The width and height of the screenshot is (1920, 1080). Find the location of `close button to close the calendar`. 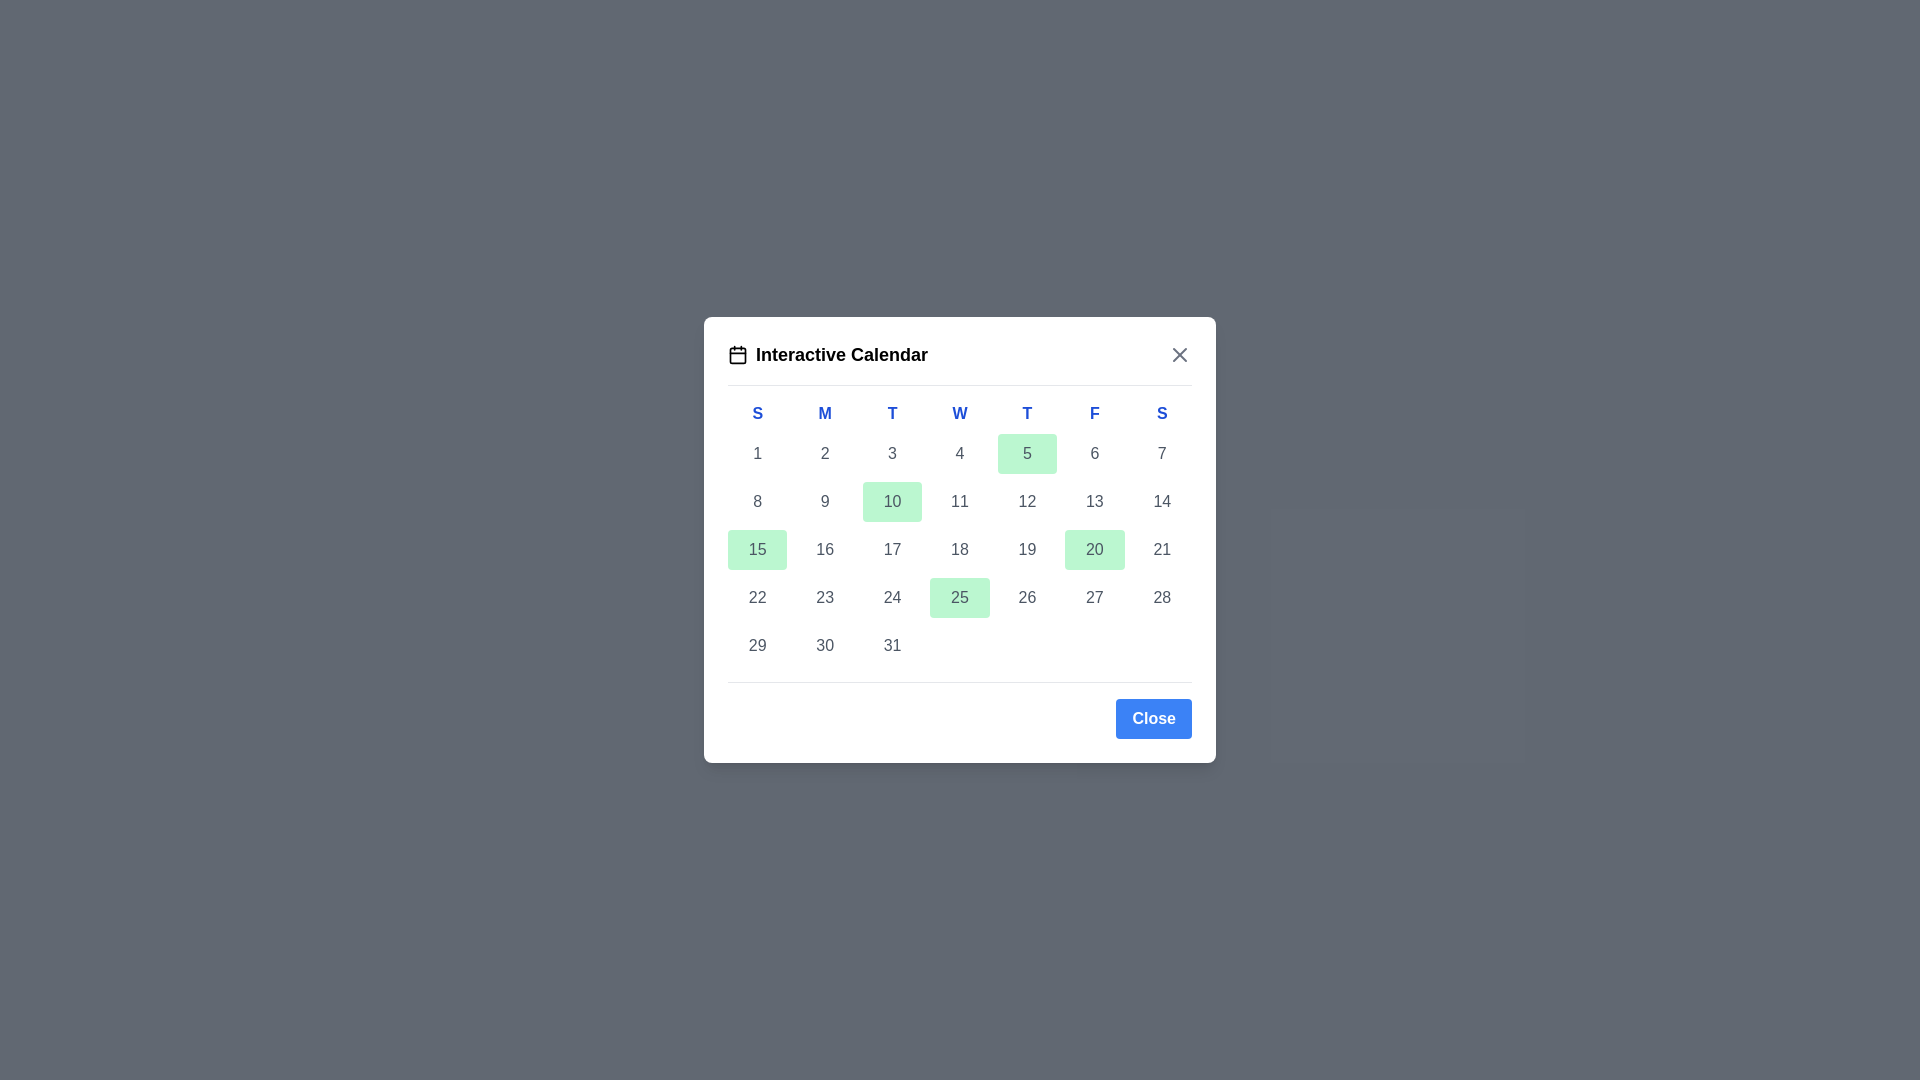

close button to close the calendar is located at coordinates (1153, 717).